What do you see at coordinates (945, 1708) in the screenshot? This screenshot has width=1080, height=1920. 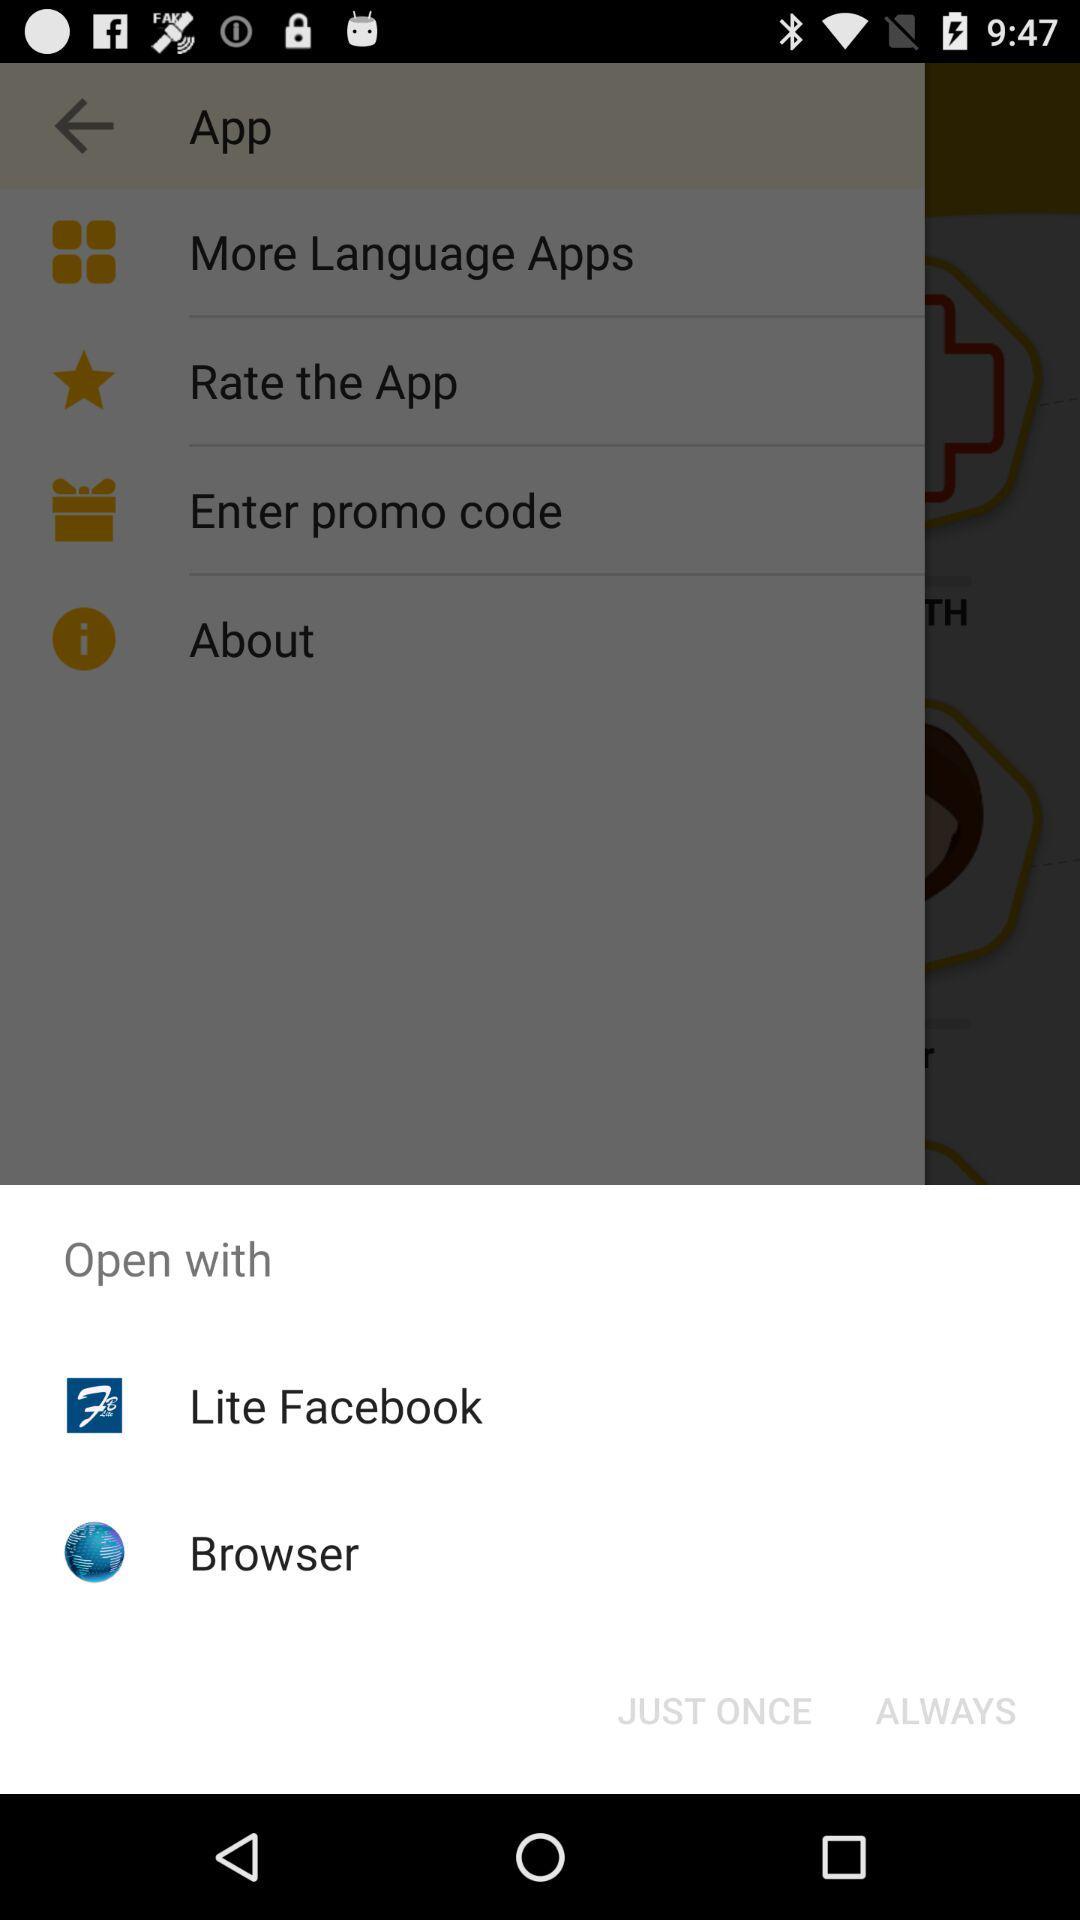 I see `the button at the bottom right corner` at bounding box center [945, 1708].